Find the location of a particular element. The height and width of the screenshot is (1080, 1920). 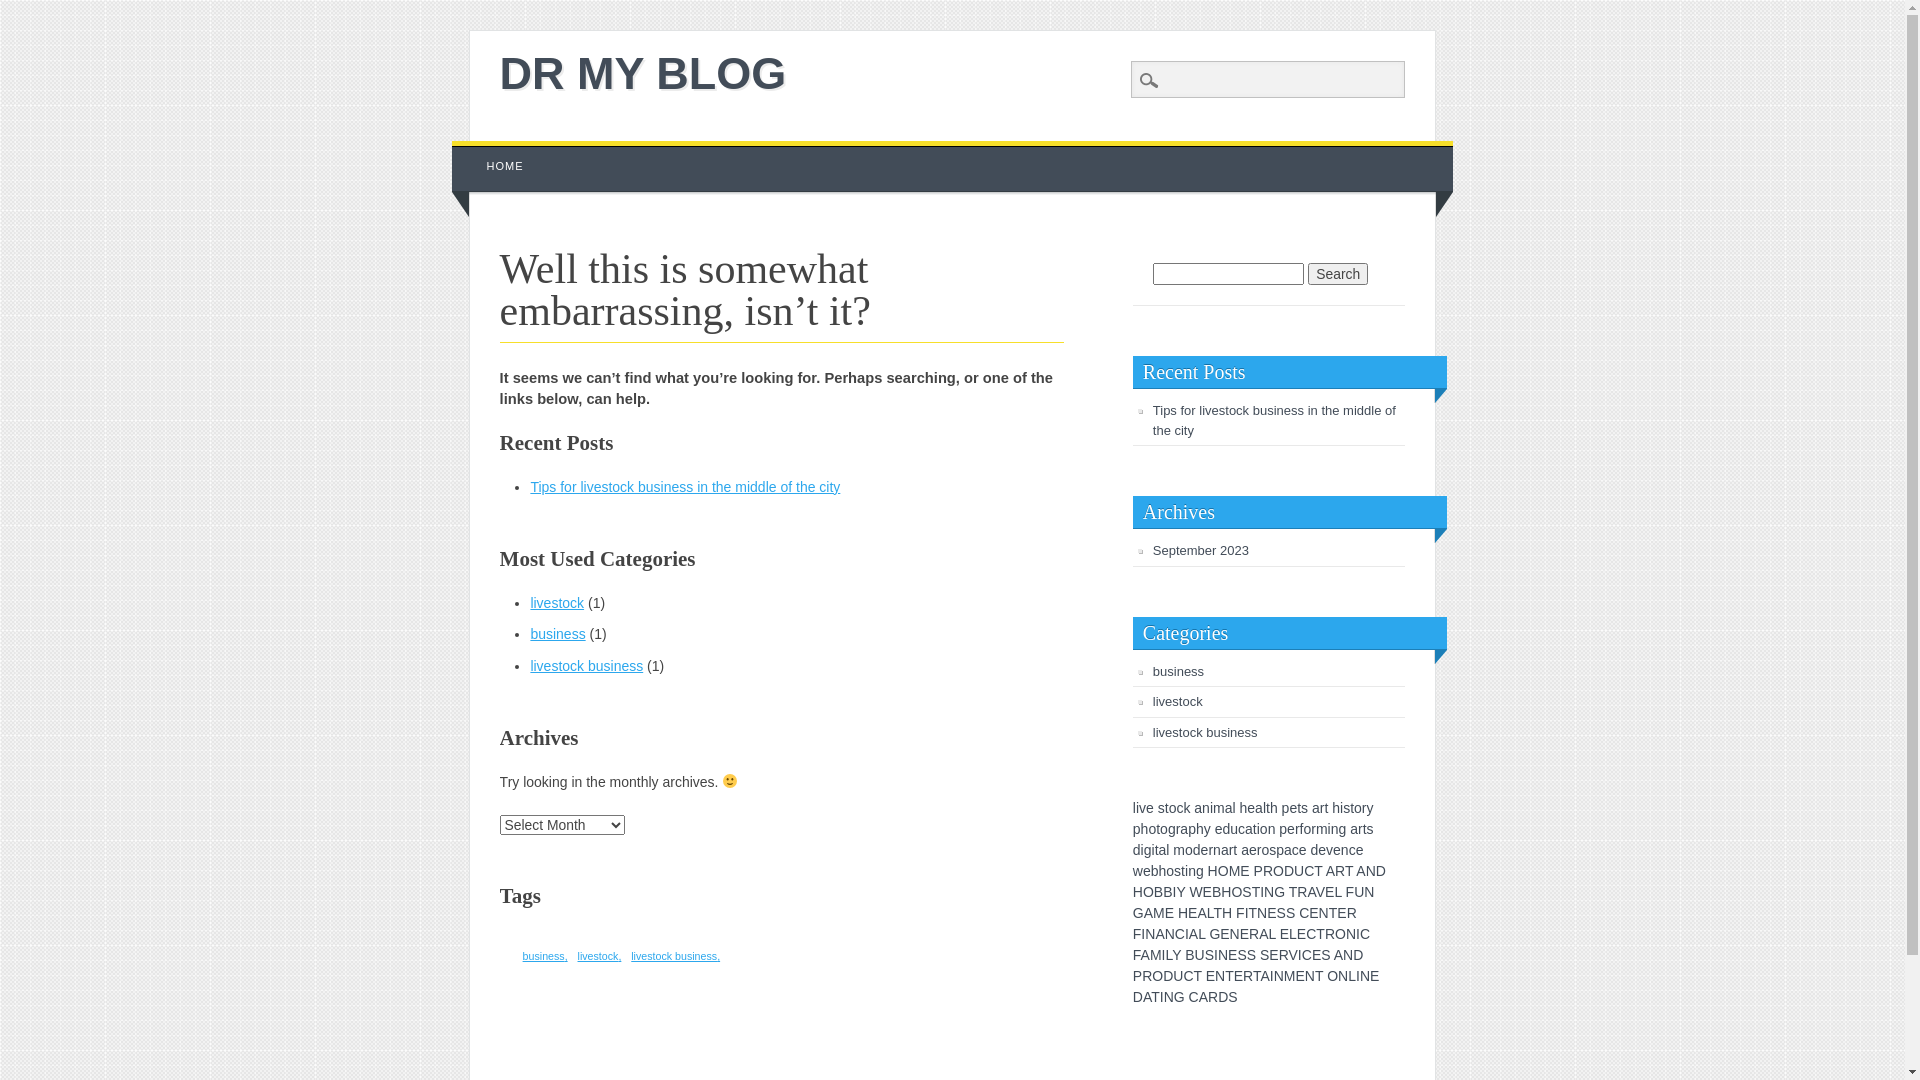

'H' is located at coordinates (1226, 913).